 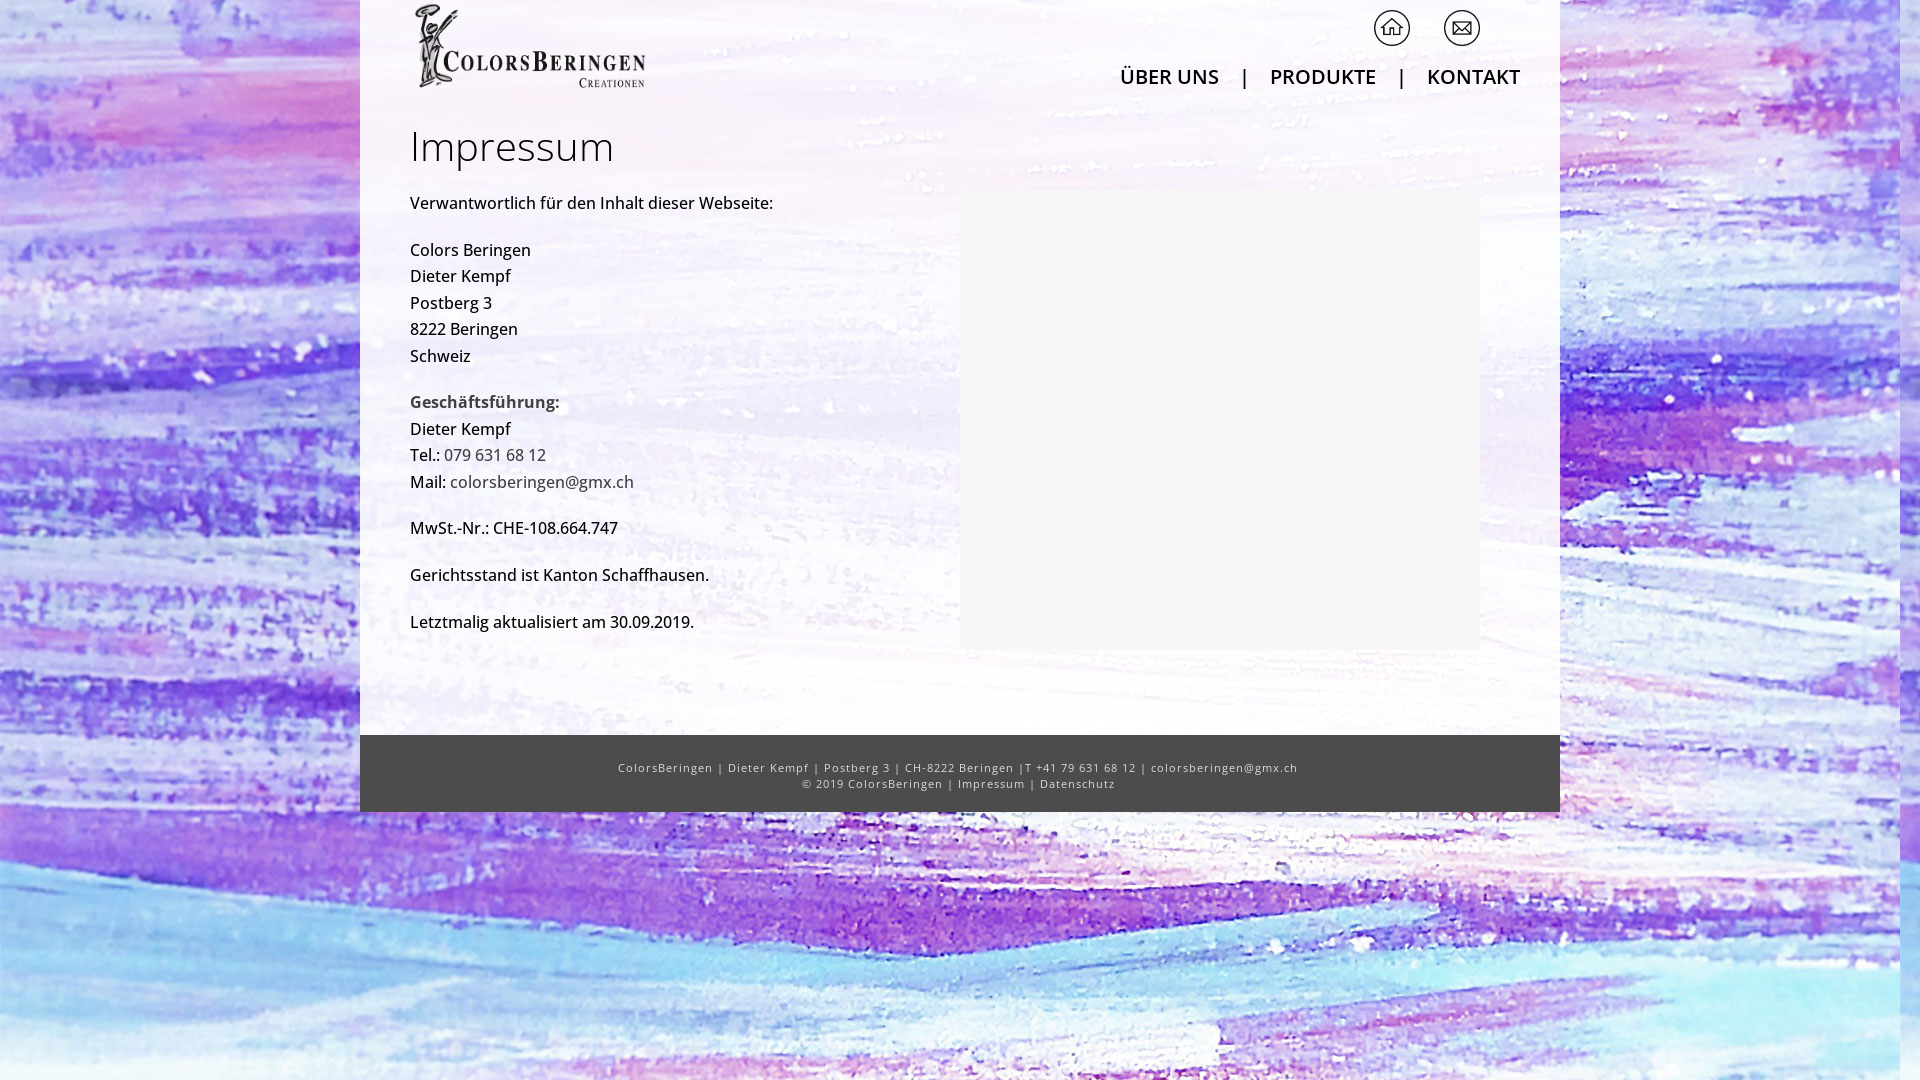 What do you see at coordinates (542, 482) in the screenshot?
I see `'colorsberingen@gmx.ch'` at bounding box center [542, 482].